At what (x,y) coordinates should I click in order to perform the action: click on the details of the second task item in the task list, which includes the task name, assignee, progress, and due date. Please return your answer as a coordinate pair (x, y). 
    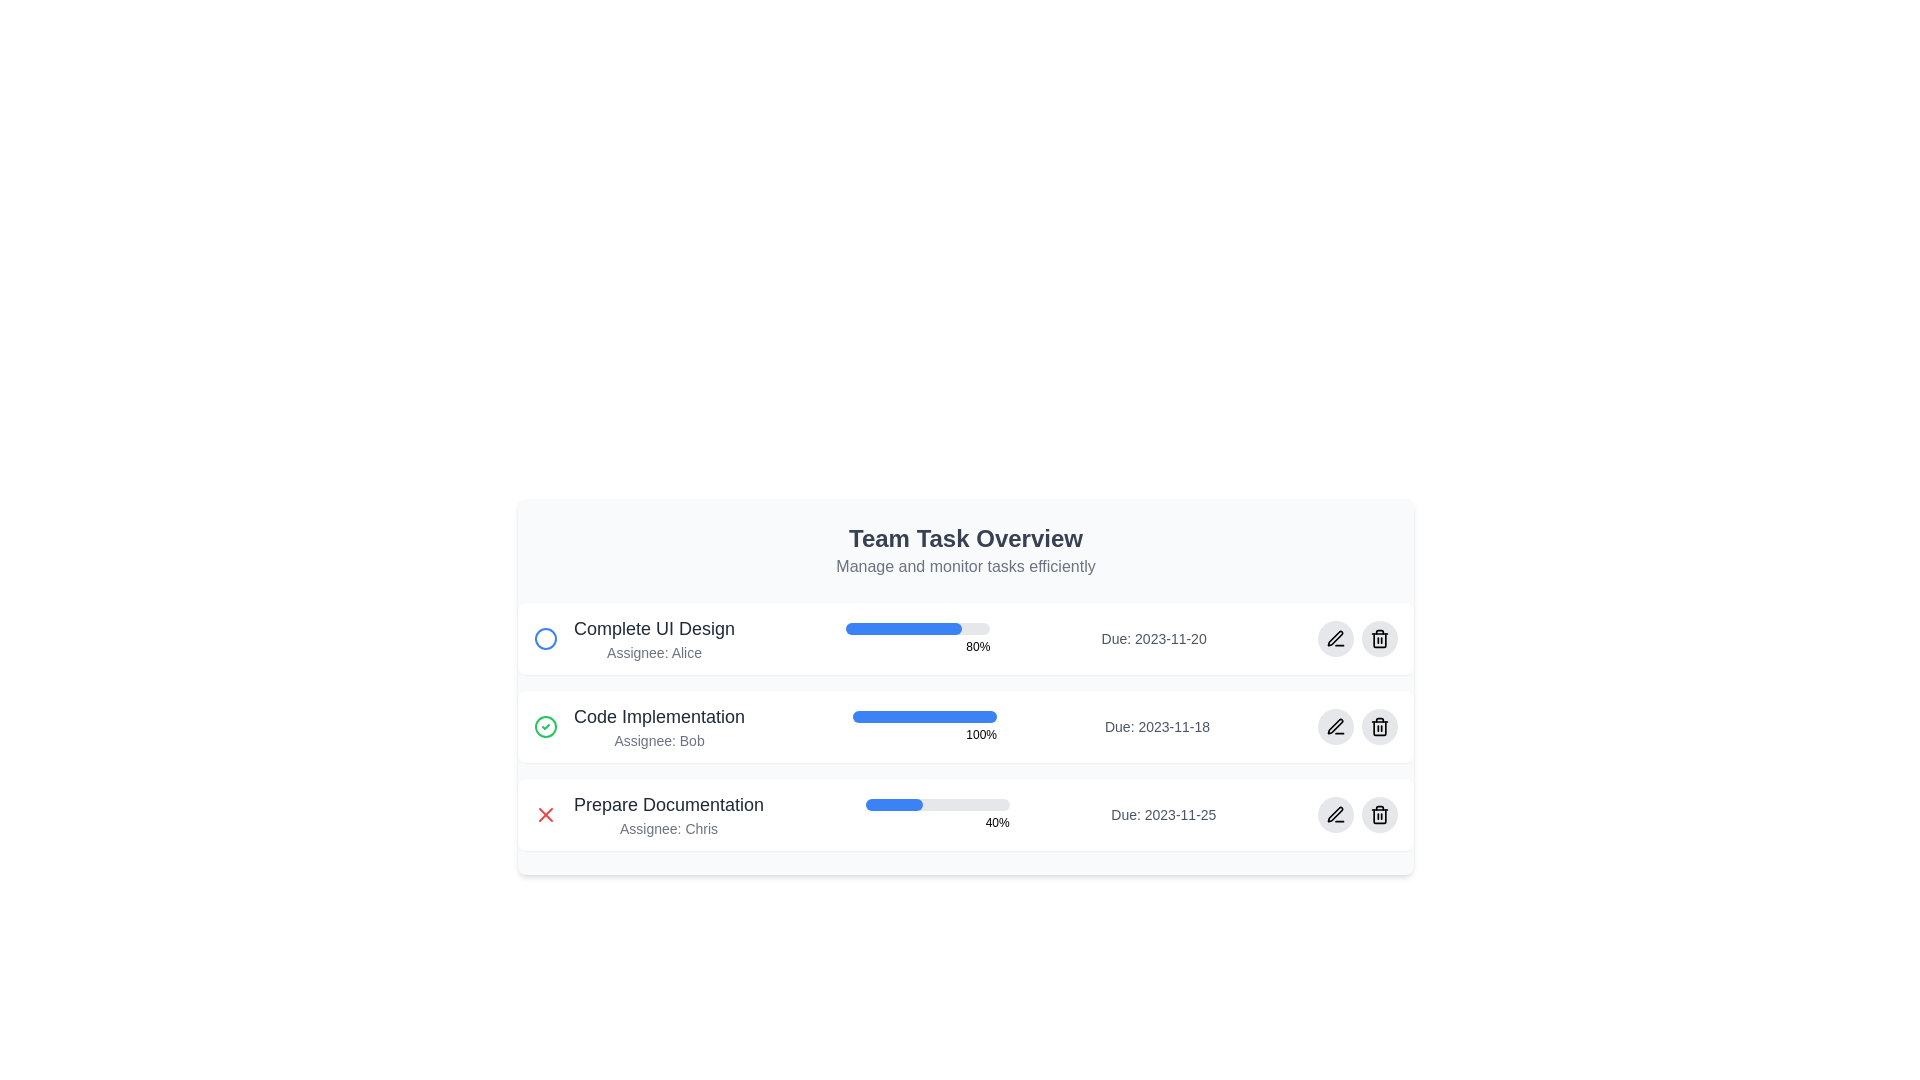
    Looking at the image, I should click on (965, 726).